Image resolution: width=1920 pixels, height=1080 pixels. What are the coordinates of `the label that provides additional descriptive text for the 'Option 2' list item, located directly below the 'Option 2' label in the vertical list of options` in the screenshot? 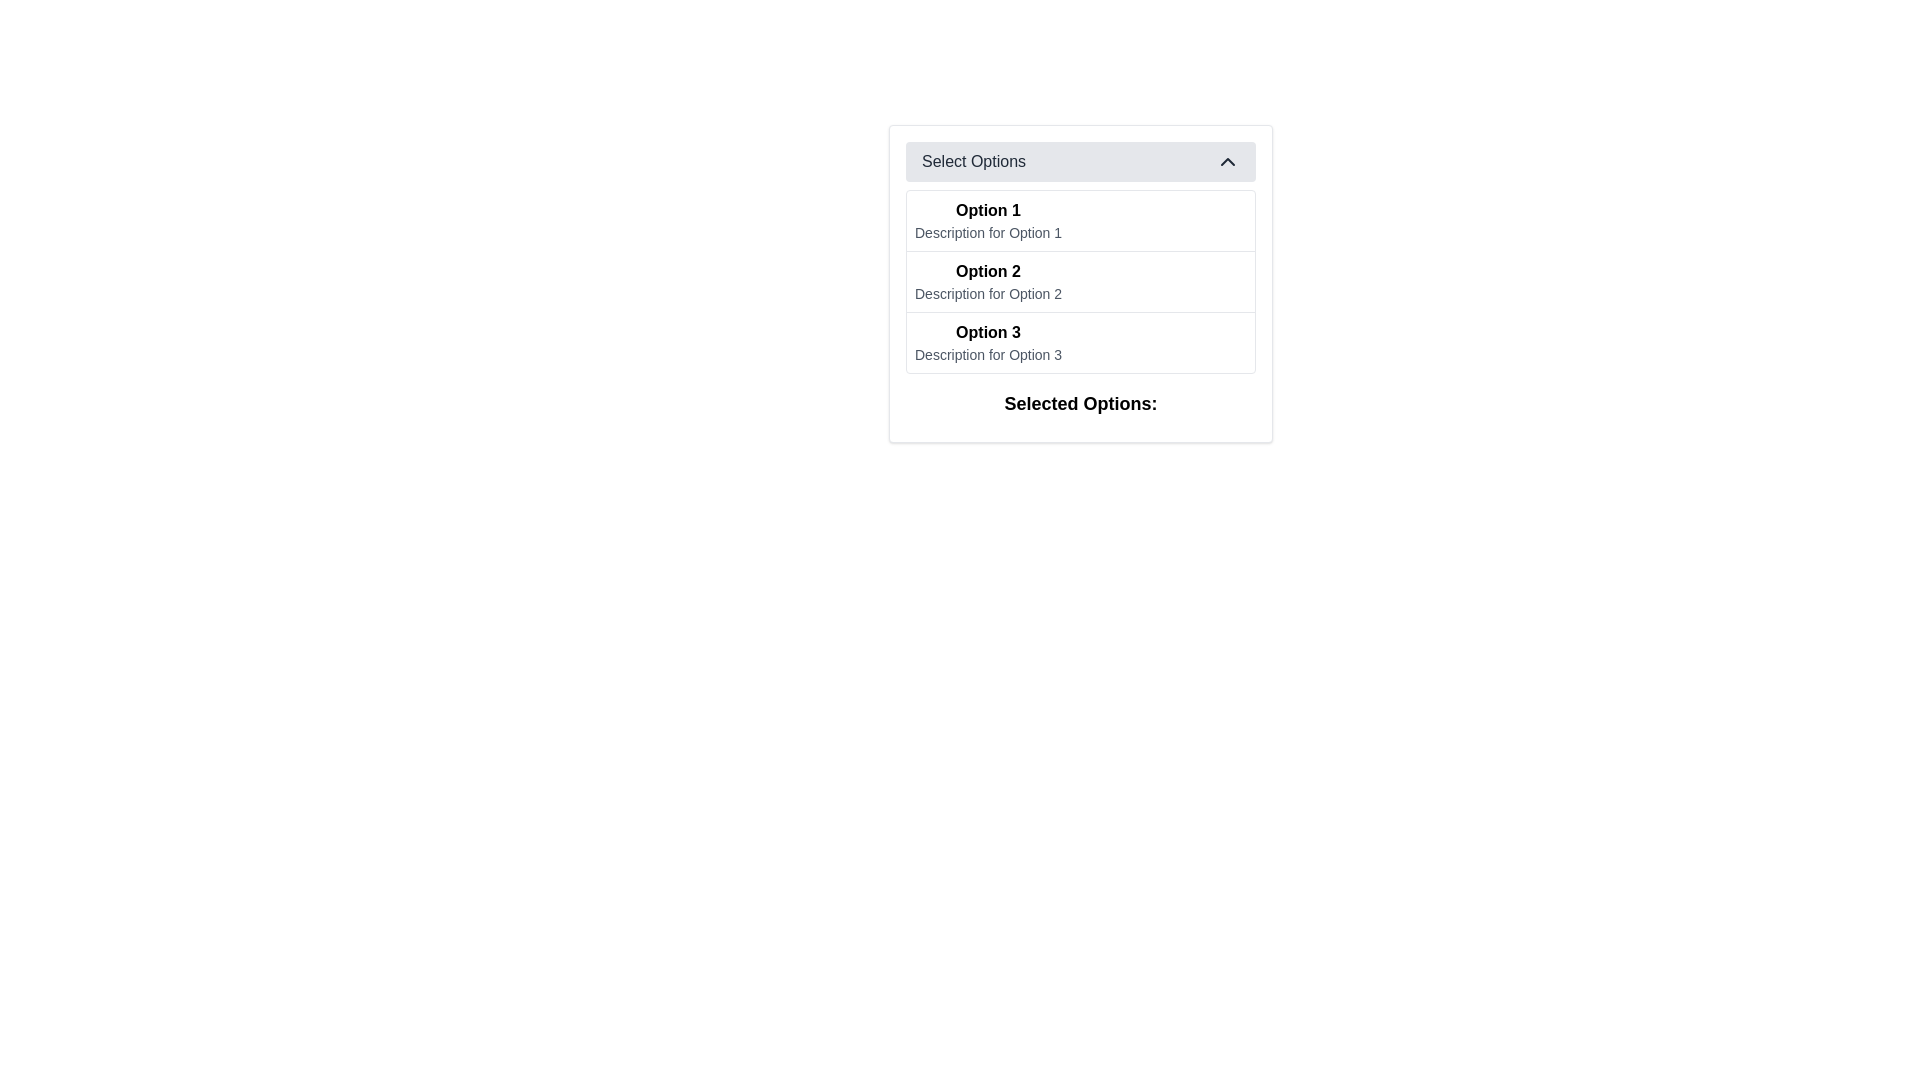 It's located at (988, 293).